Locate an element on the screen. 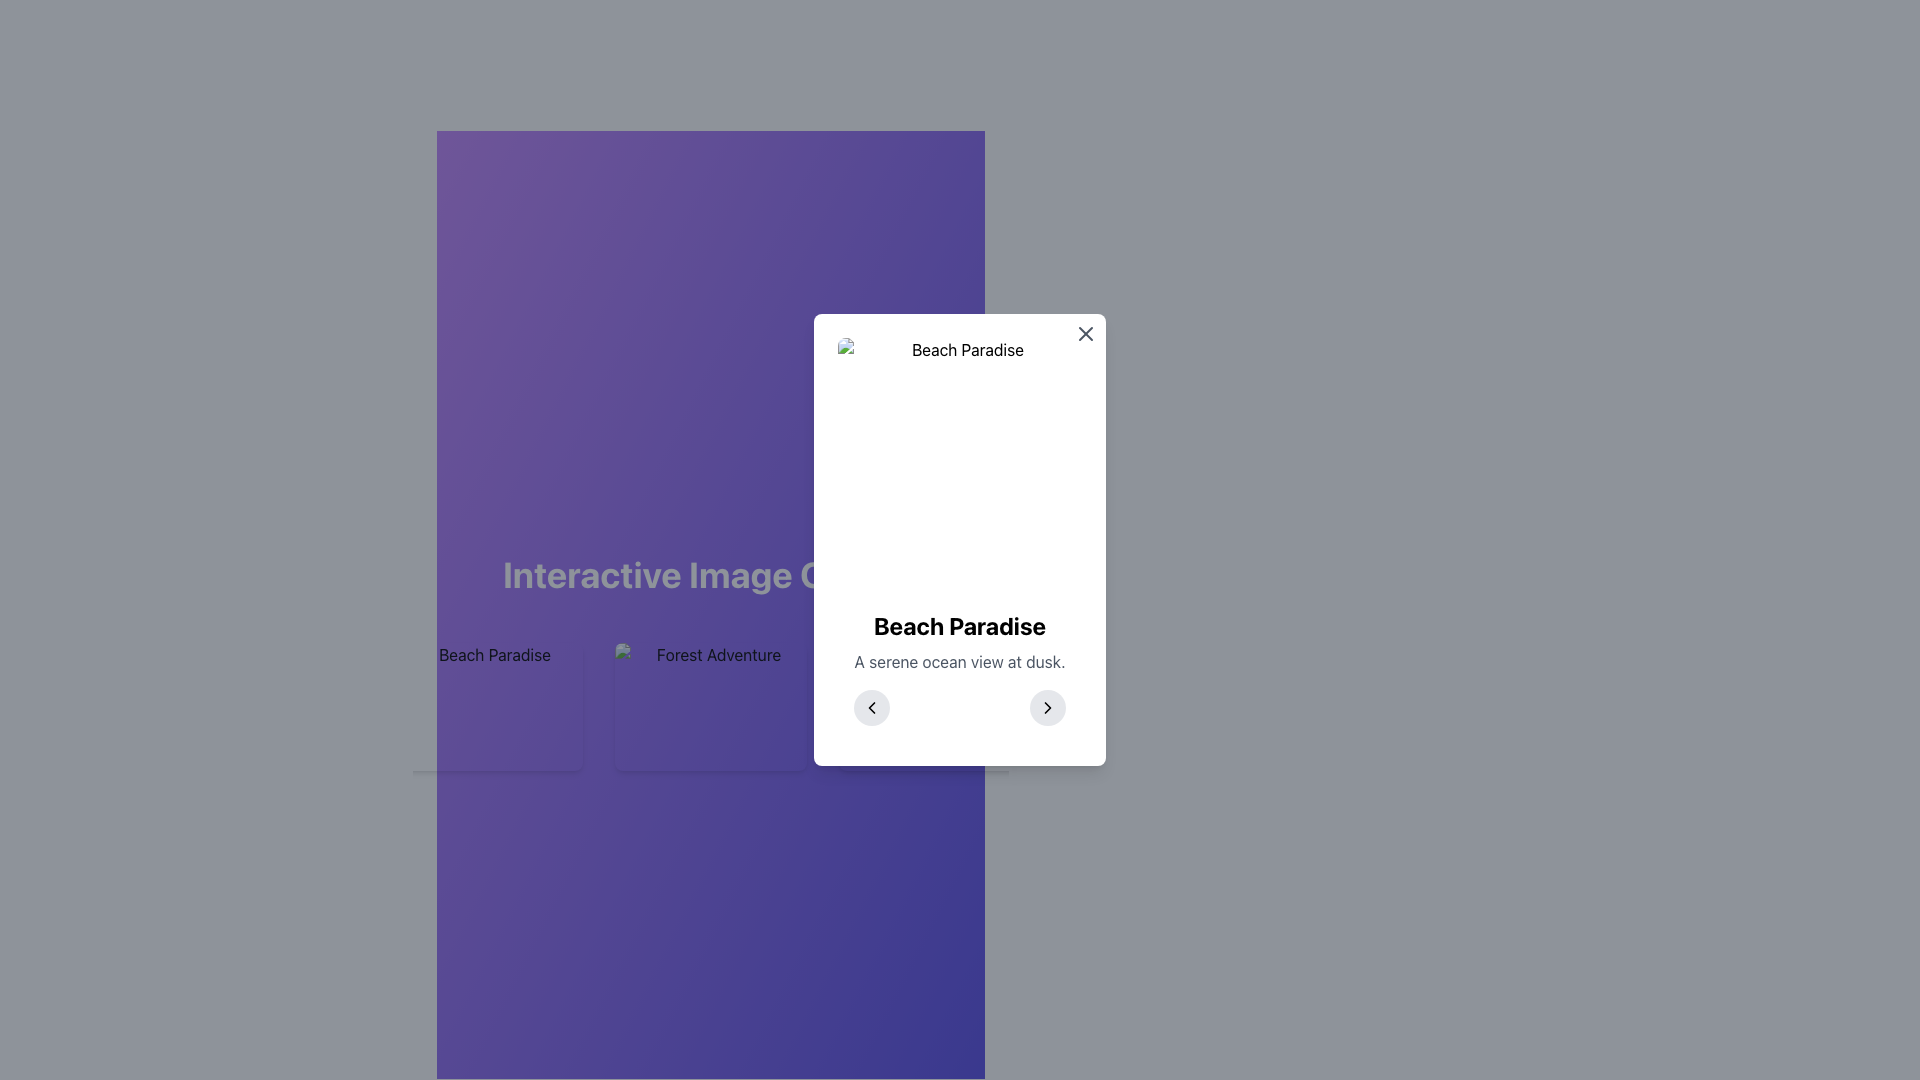  the left-facing chevron icon located at the top-left corner of the modal window is located at coordinates (872, 707).